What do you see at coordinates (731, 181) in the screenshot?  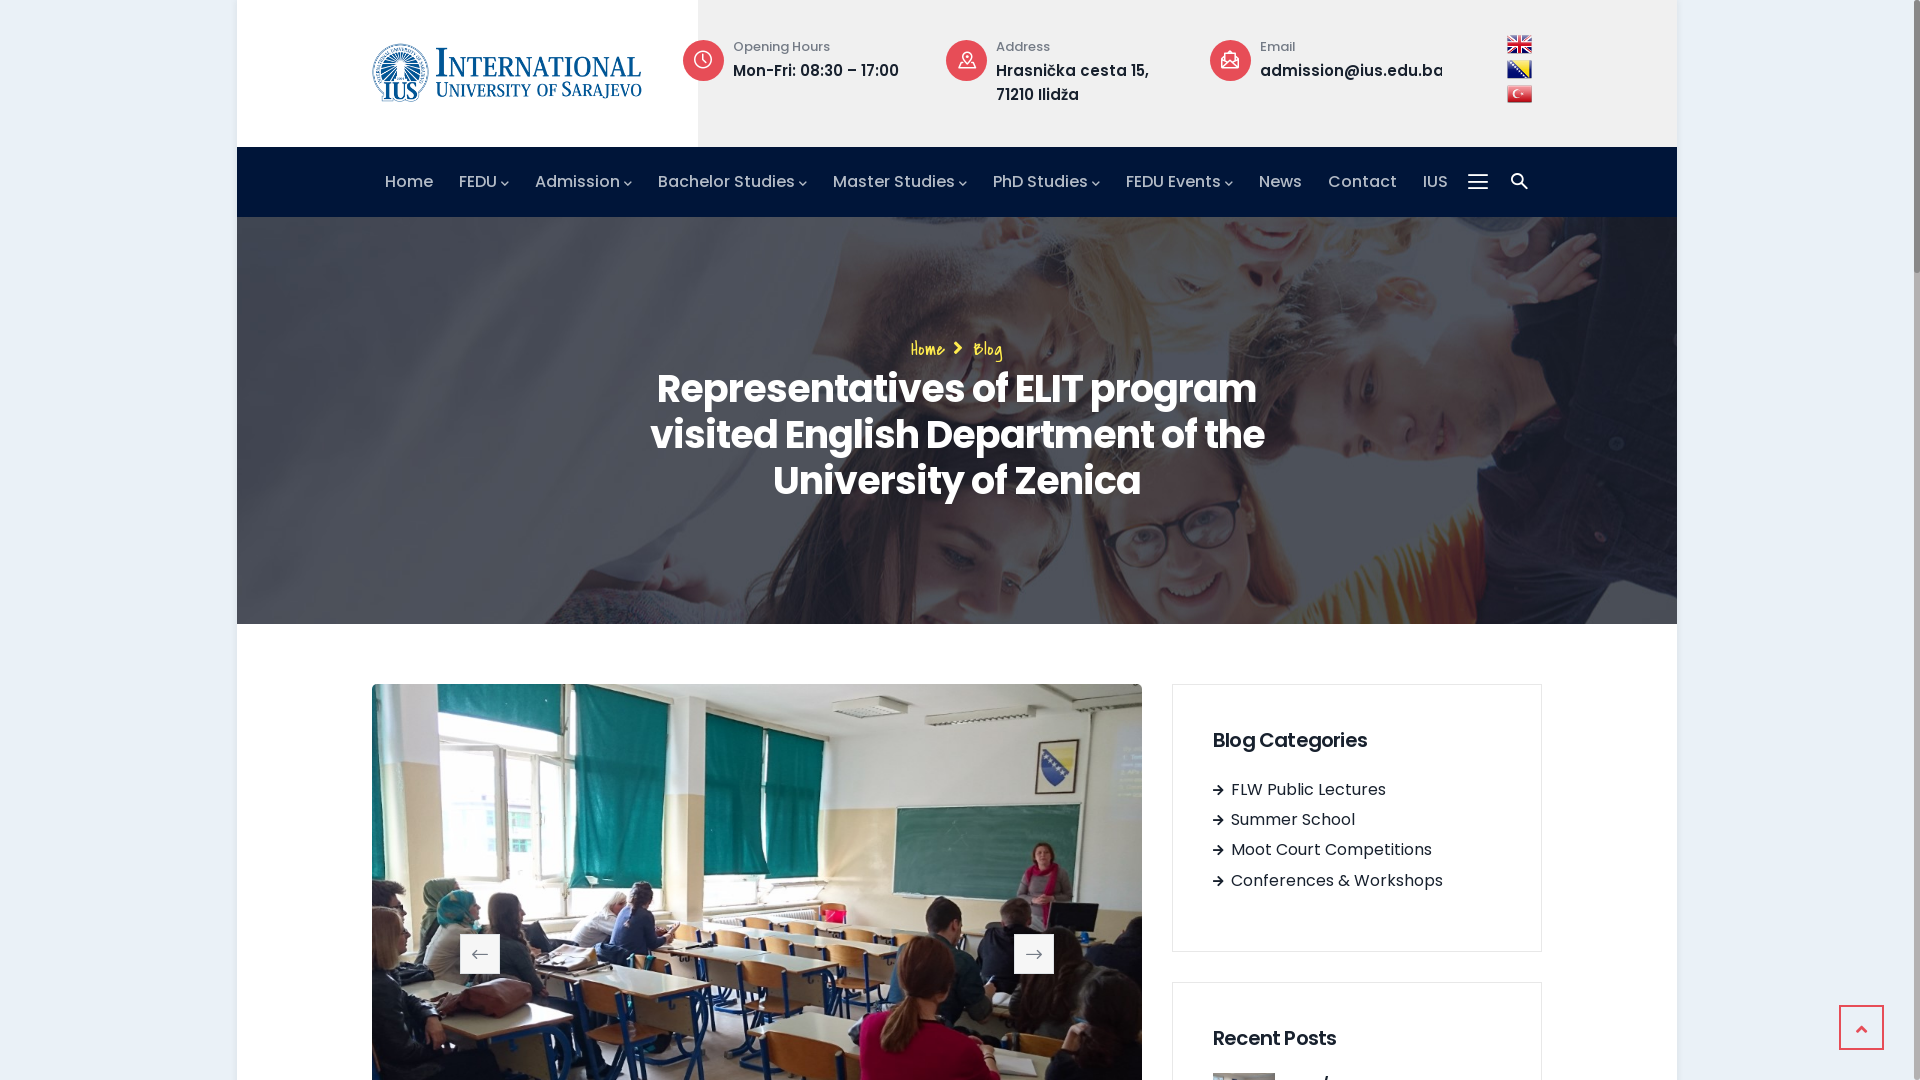 I see `'Bachelor Studies'` at bounding box center [731, 181].